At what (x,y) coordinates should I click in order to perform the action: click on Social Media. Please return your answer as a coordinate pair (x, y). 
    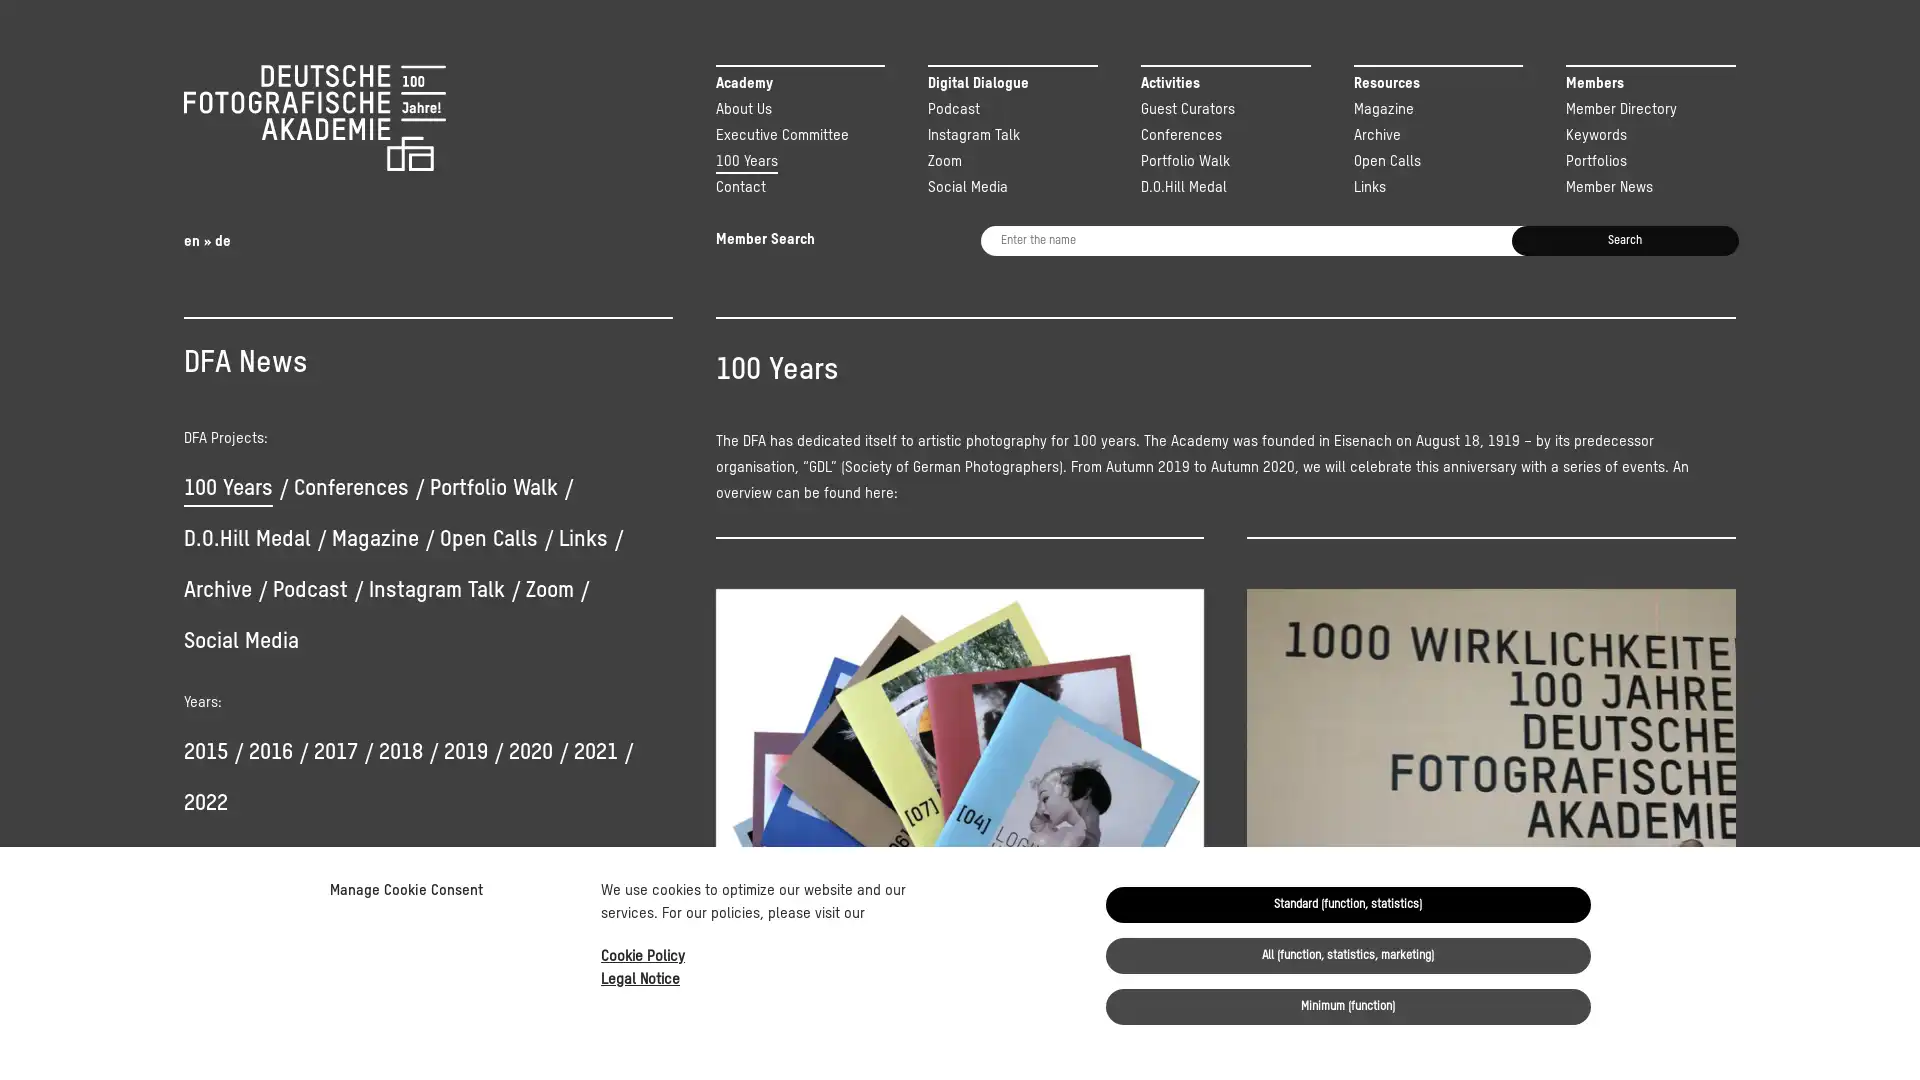
    Looking at the image, I should click on (240, 641).